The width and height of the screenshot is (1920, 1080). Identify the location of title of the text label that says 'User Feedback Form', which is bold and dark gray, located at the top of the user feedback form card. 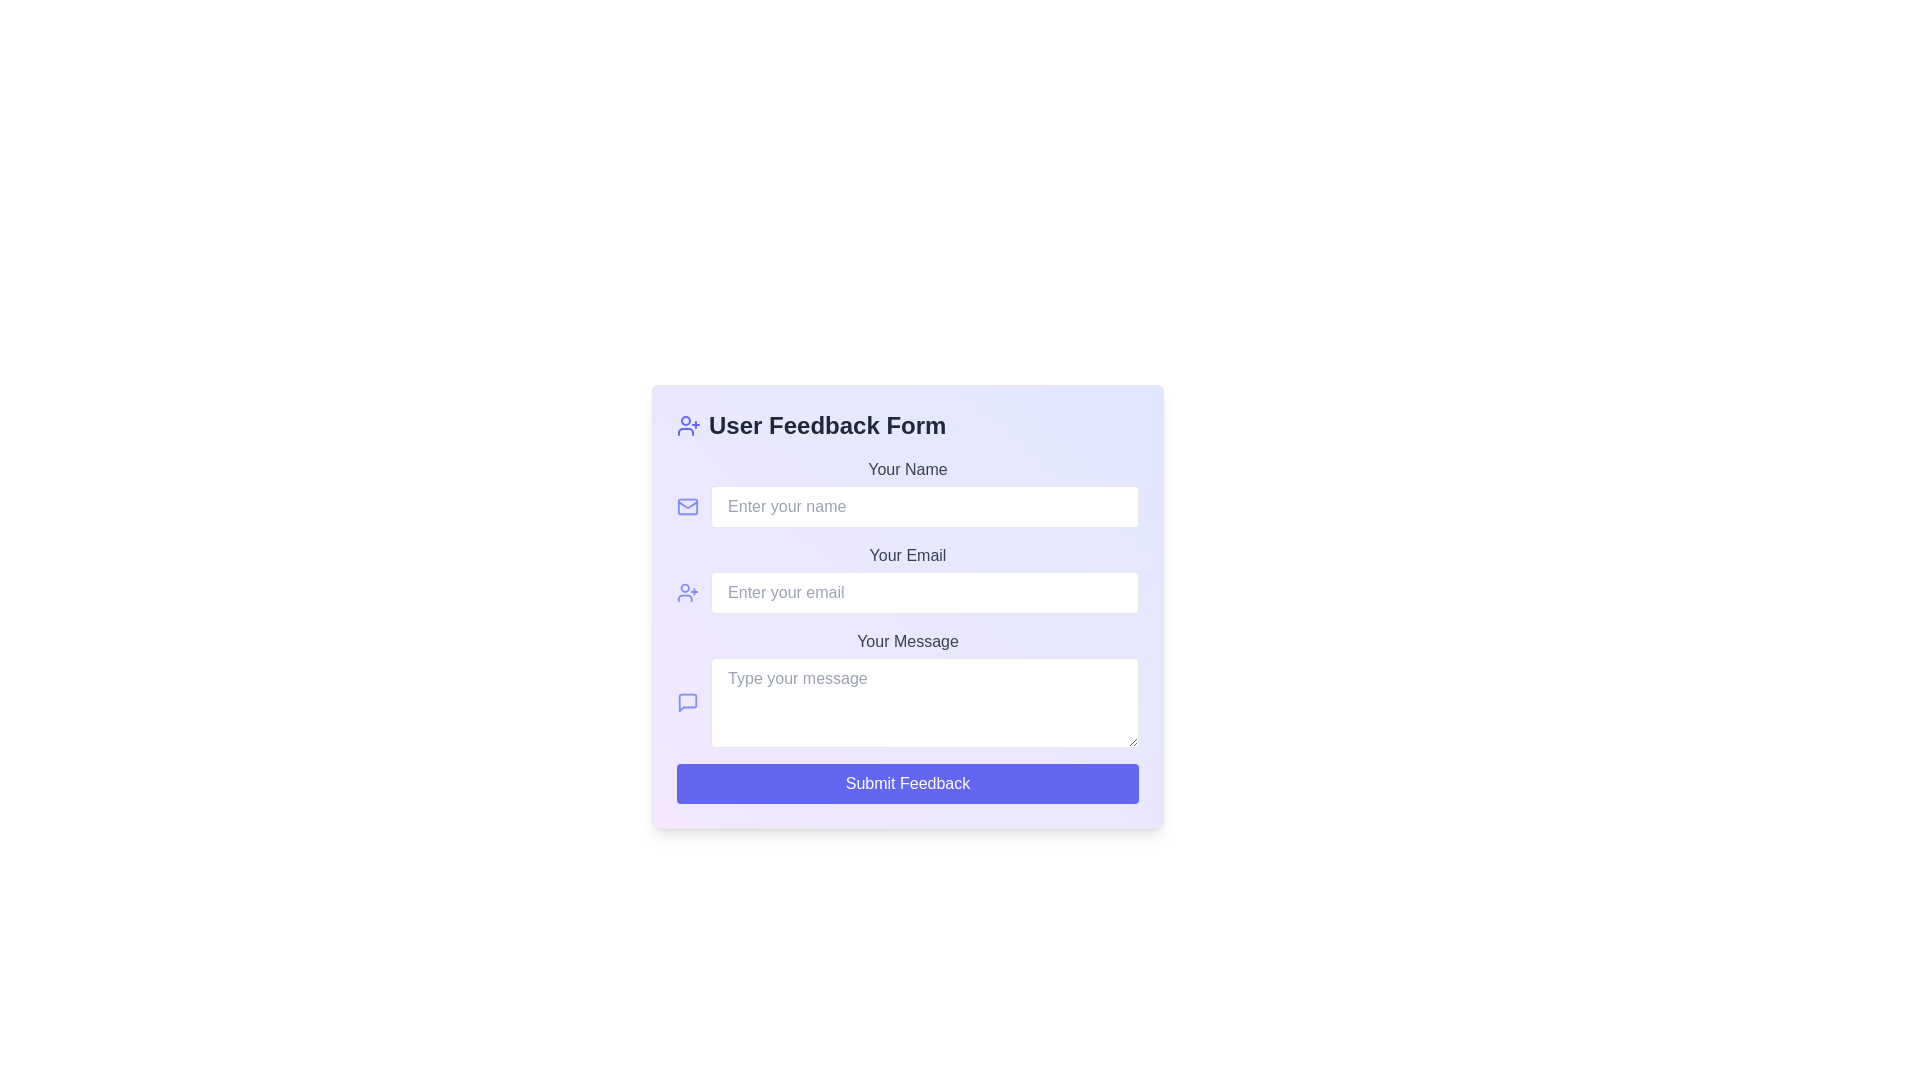
(906, 424).